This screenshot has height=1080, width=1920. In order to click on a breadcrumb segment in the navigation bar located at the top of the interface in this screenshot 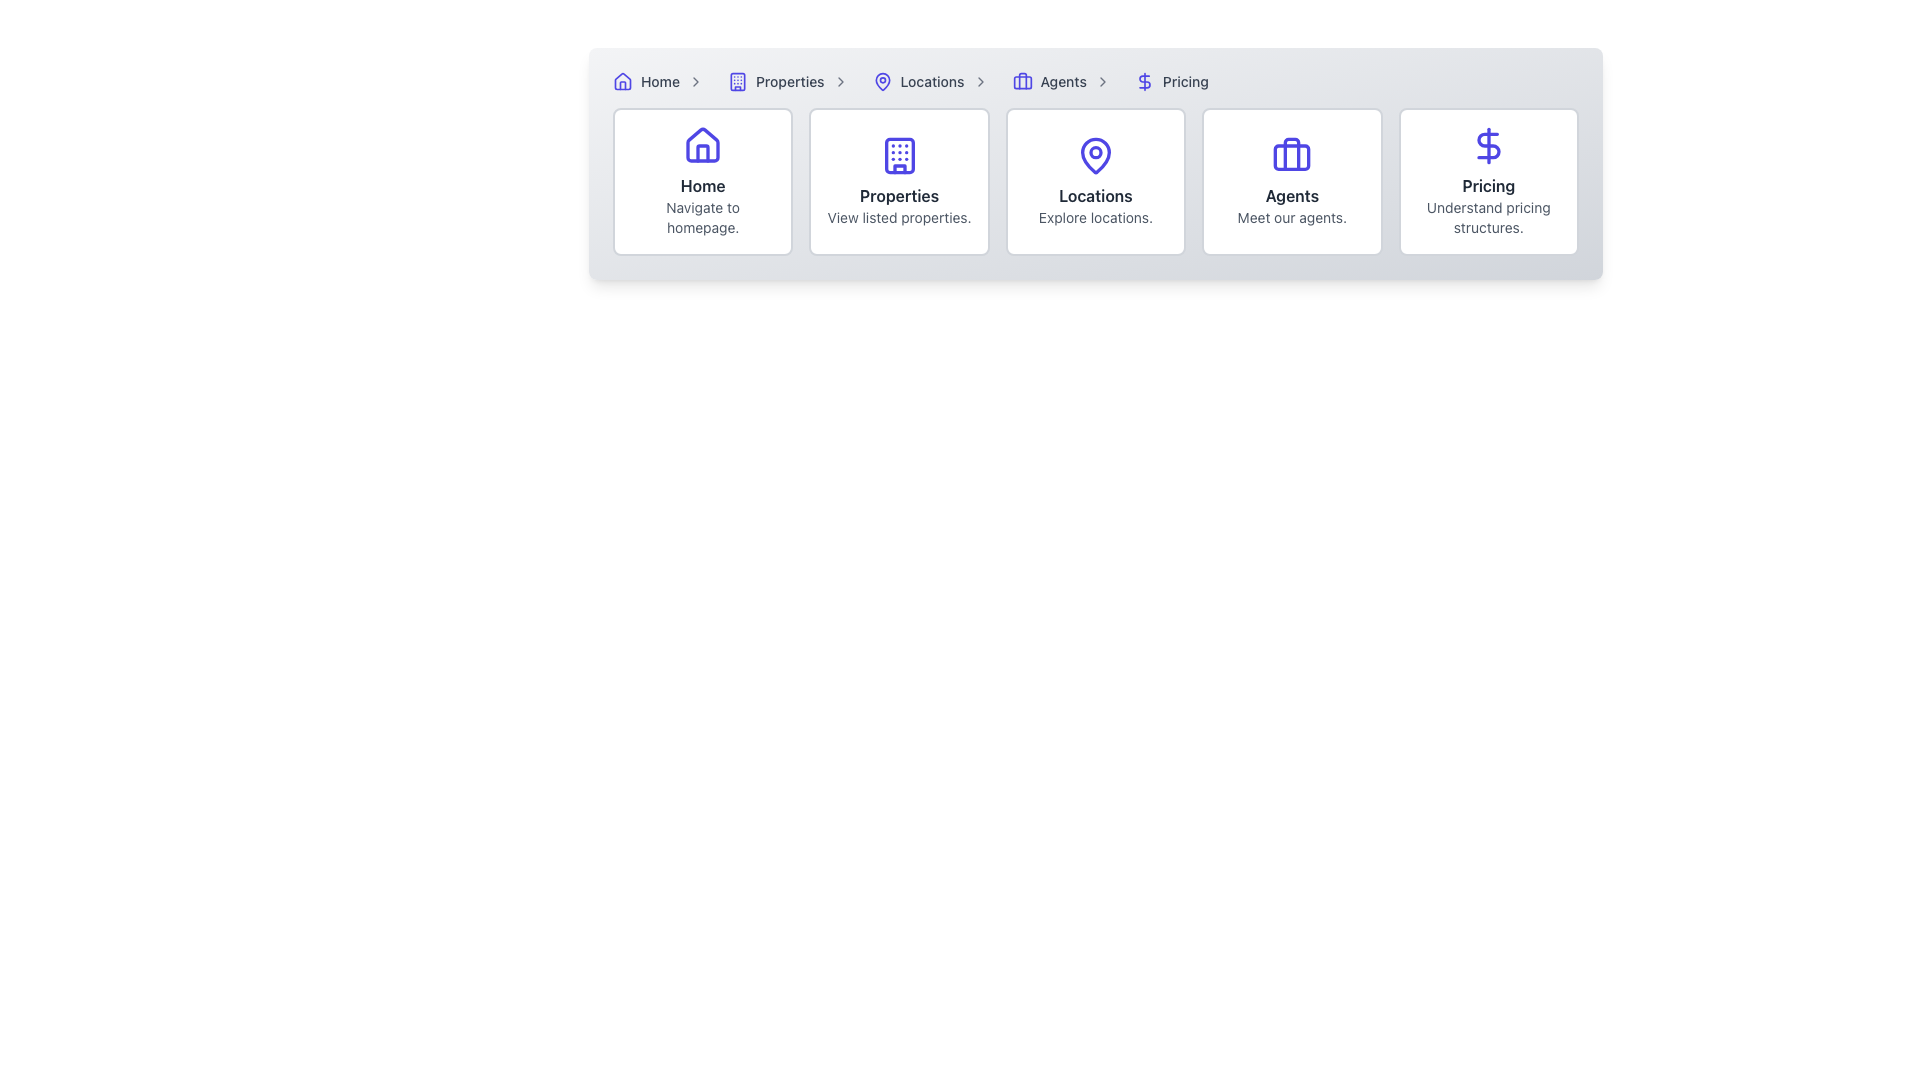, I will do `click(1094, 80)`.